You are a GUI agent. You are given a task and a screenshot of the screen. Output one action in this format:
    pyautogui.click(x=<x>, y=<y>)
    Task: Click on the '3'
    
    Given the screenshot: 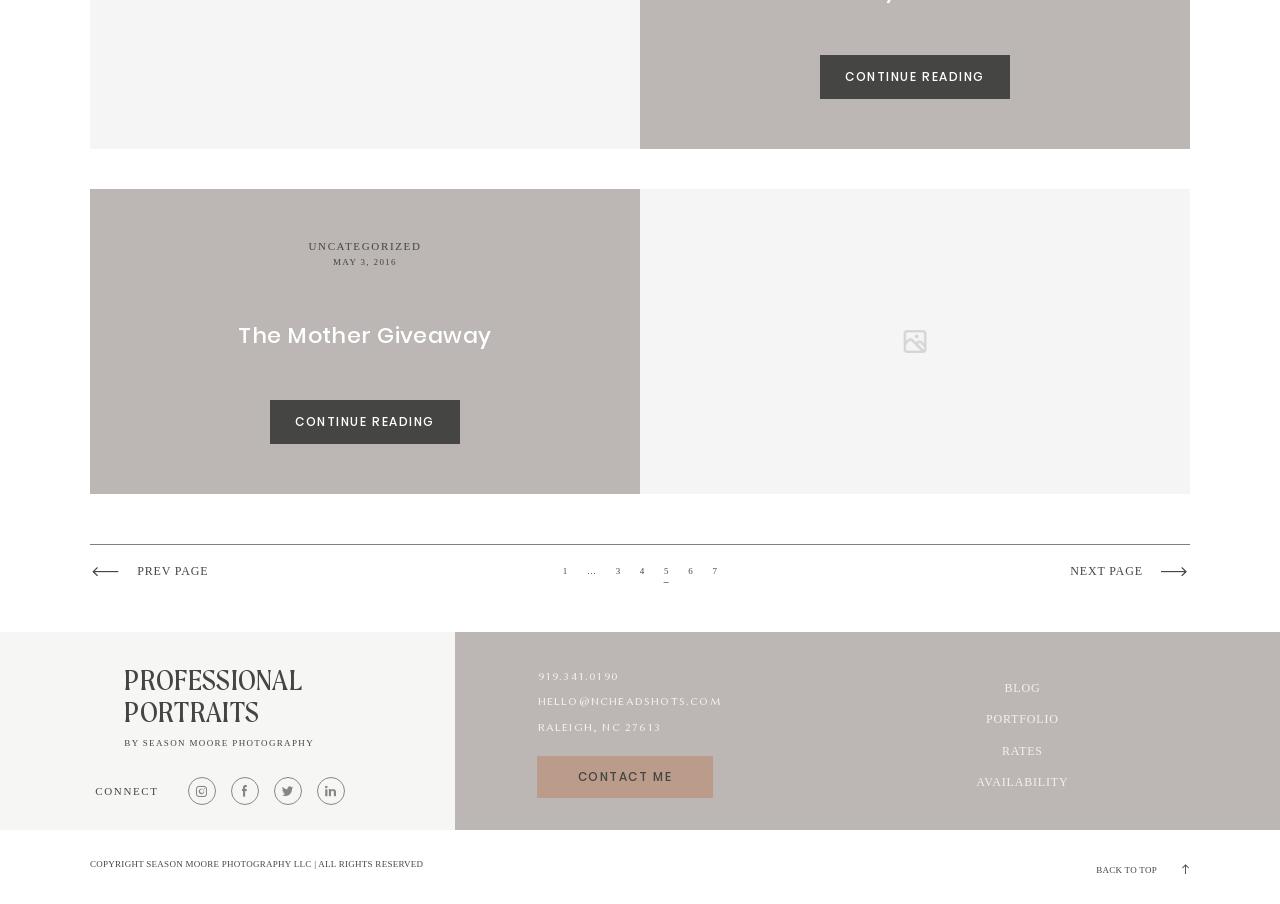 What is the action you would take?
    pyautogui.click(x=616, y=569)
    